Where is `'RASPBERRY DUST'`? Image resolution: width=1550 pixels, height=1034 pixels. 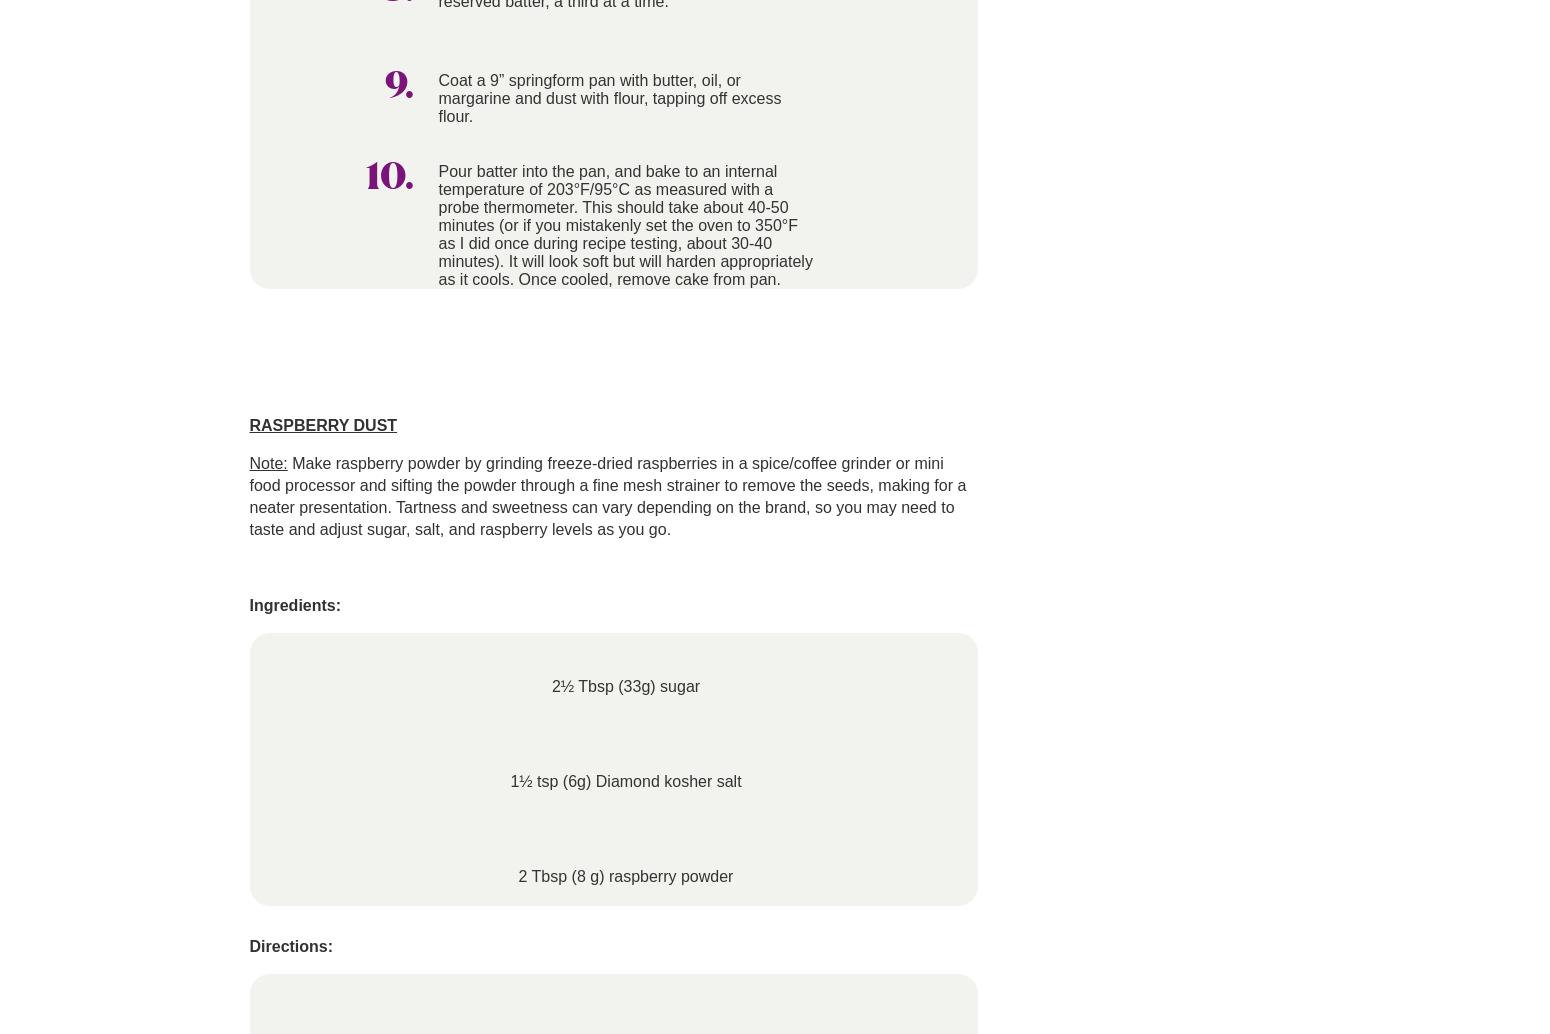 'RASPBERRY DUST' is located at coordinates (322, 424).